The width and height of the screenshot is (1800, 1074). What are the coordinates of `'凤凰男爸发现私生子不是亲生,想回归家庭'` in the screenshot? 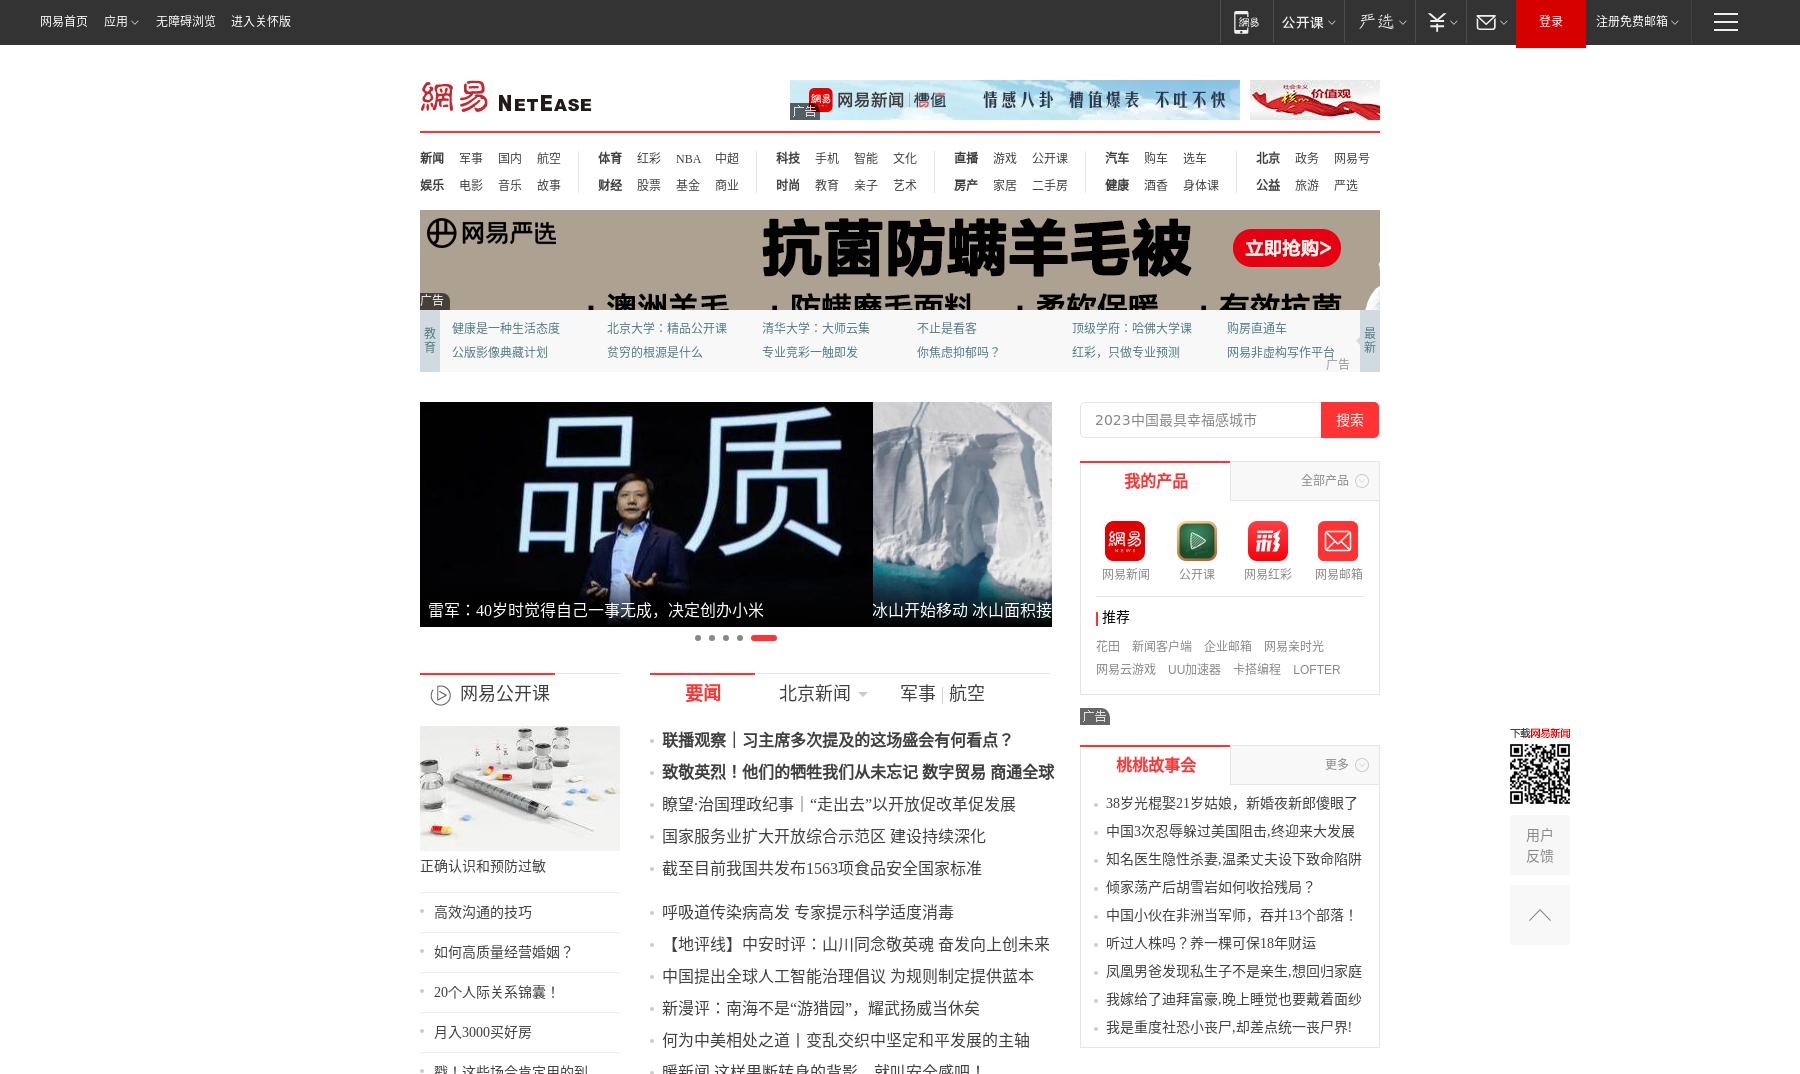 It's located at (1352, 993).